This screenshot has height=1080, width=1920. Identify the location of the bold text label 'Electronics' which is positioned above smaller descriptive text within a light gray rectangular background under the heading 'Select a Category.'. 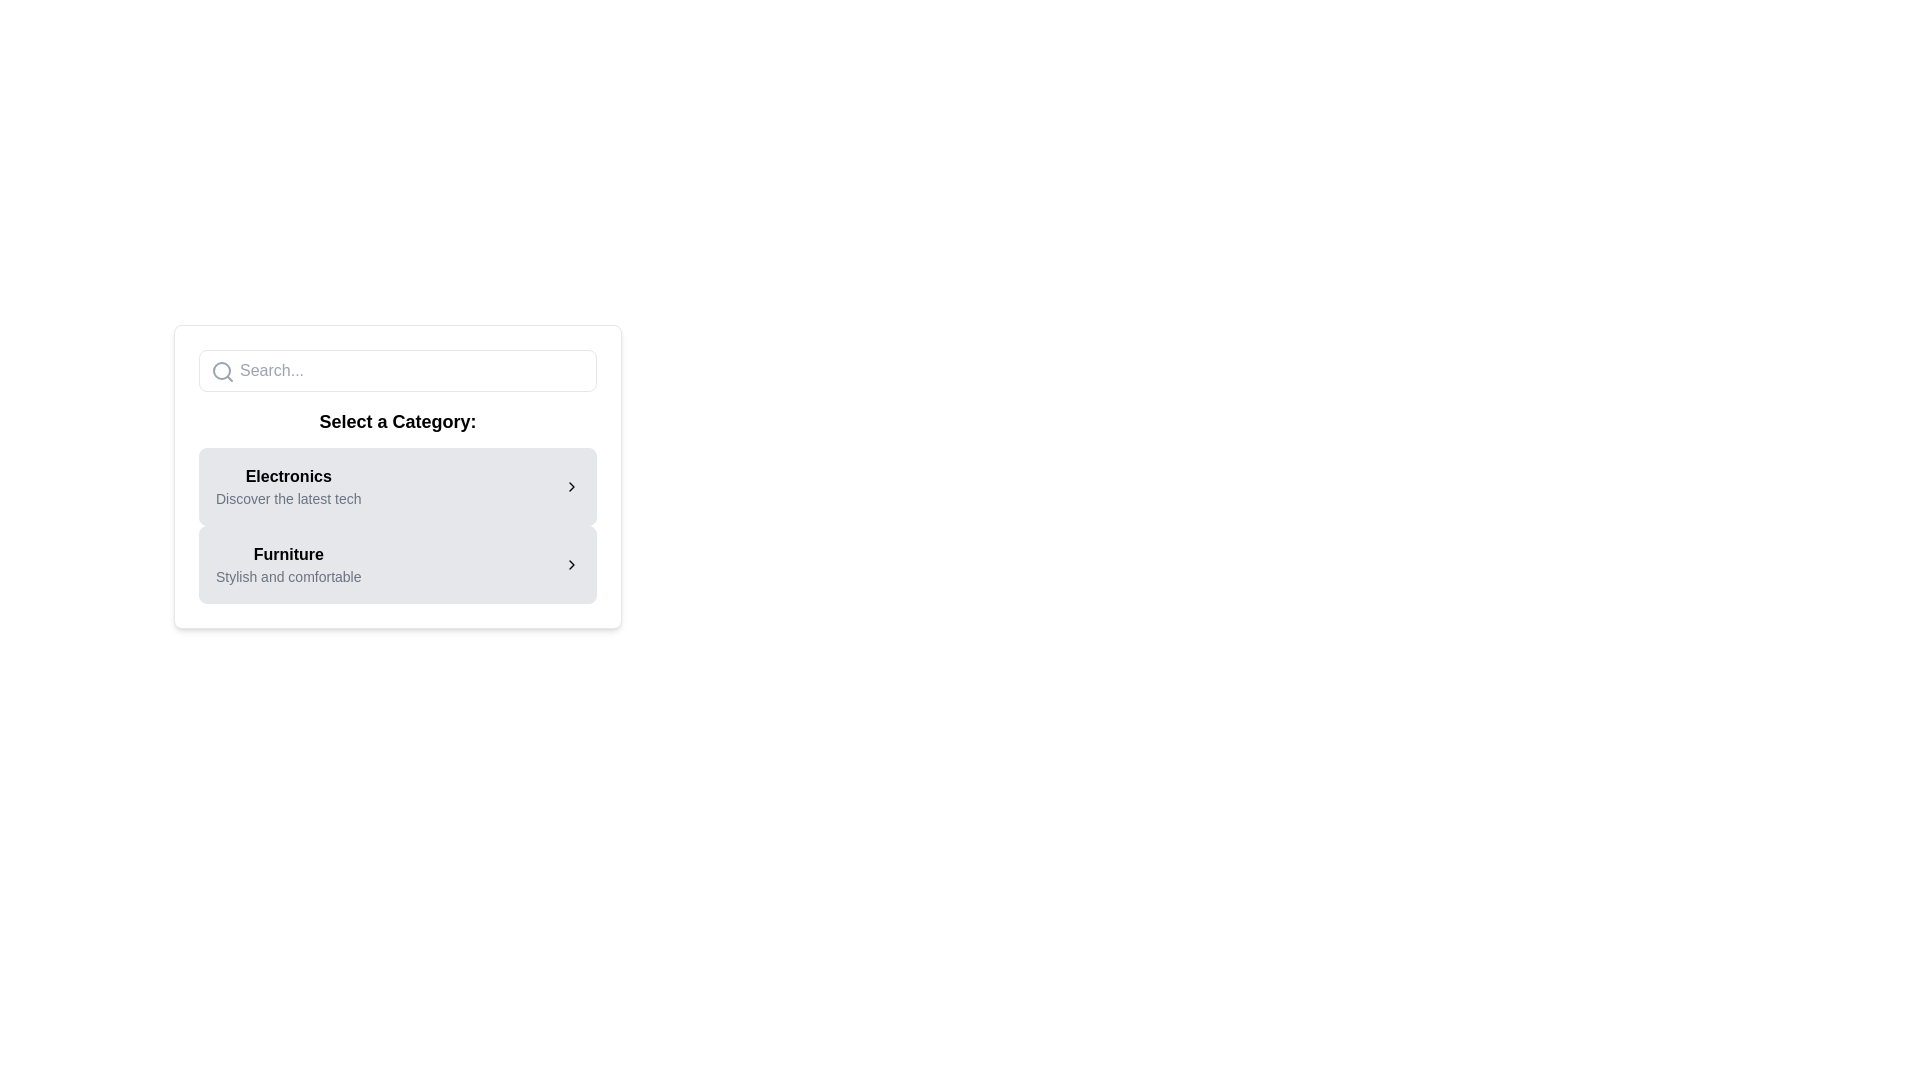
(287, 477).